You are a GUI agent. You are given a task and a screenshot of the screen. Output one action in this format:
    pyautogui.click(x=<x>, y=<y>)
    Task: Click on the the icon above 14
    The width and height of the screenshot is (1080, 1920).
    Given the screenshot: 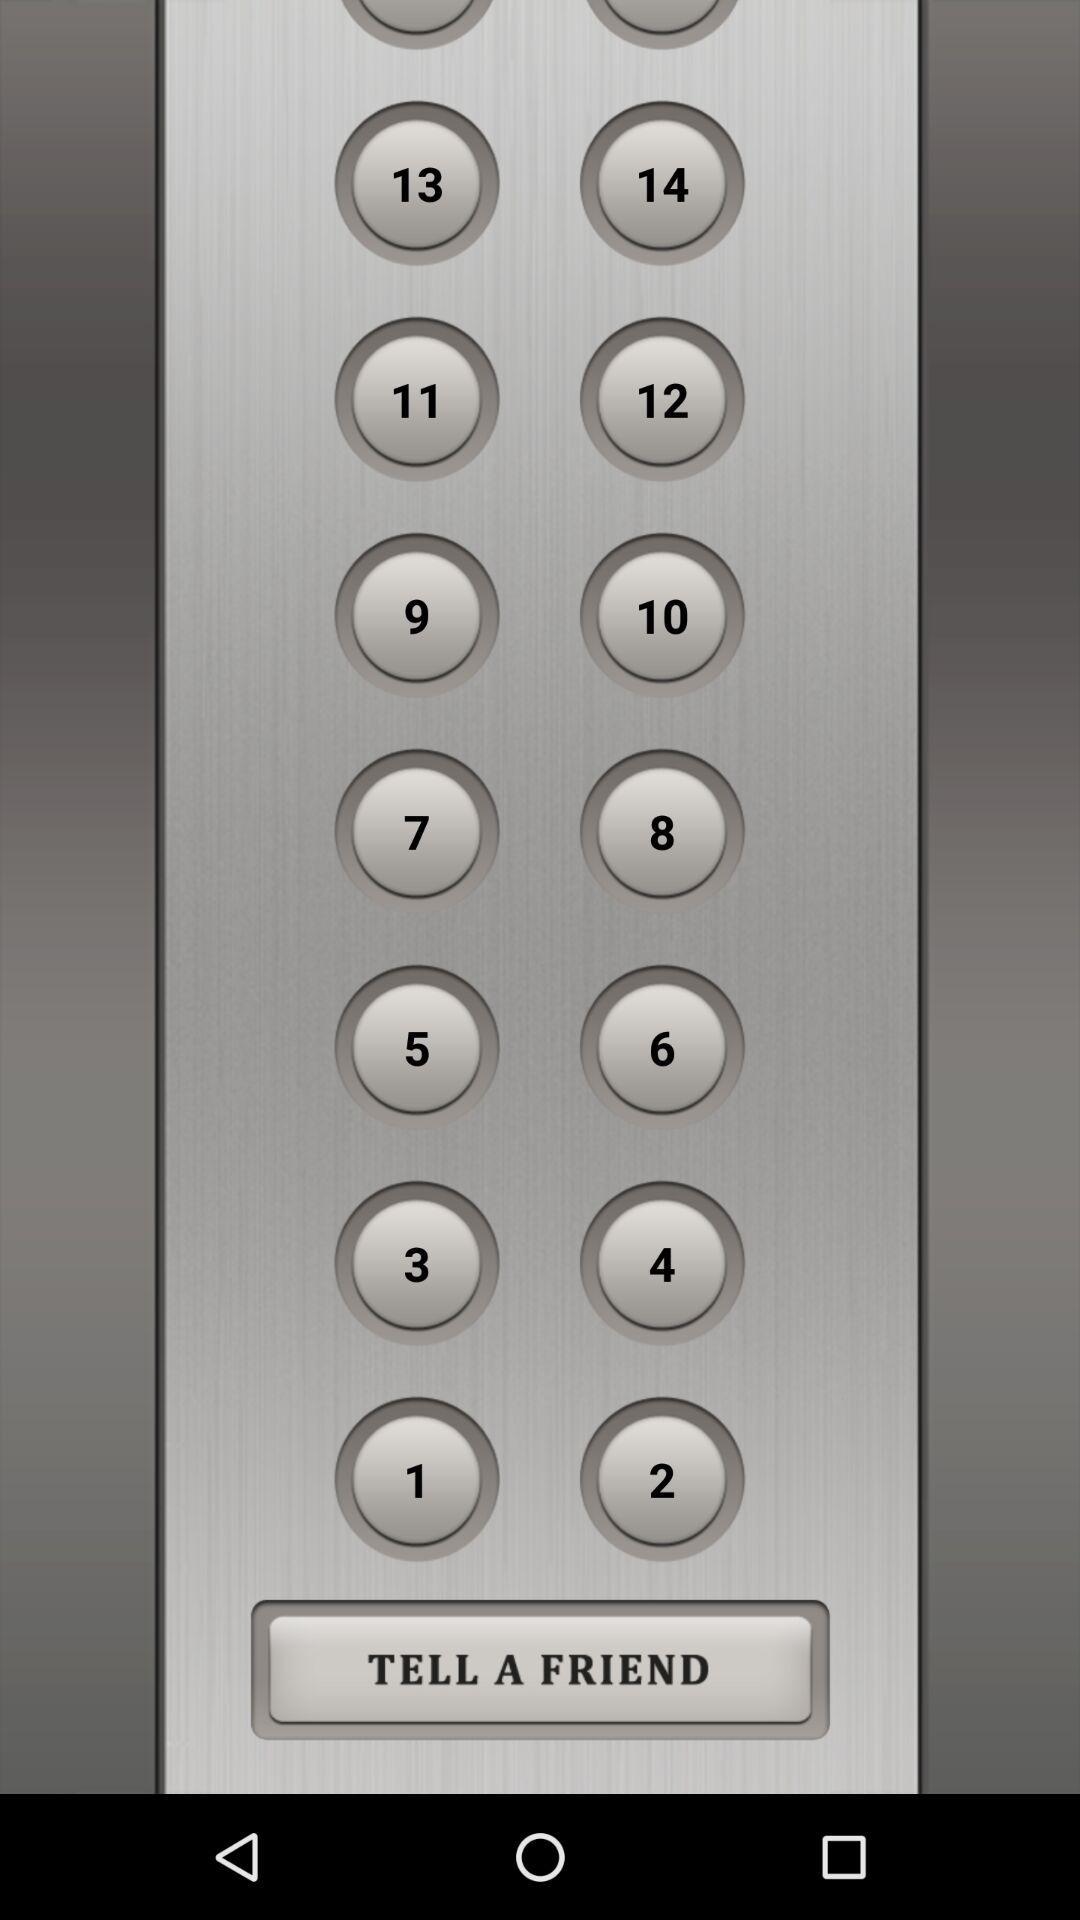 What is the action you would take?
    pyautogui.click(x=662, y=25)
    